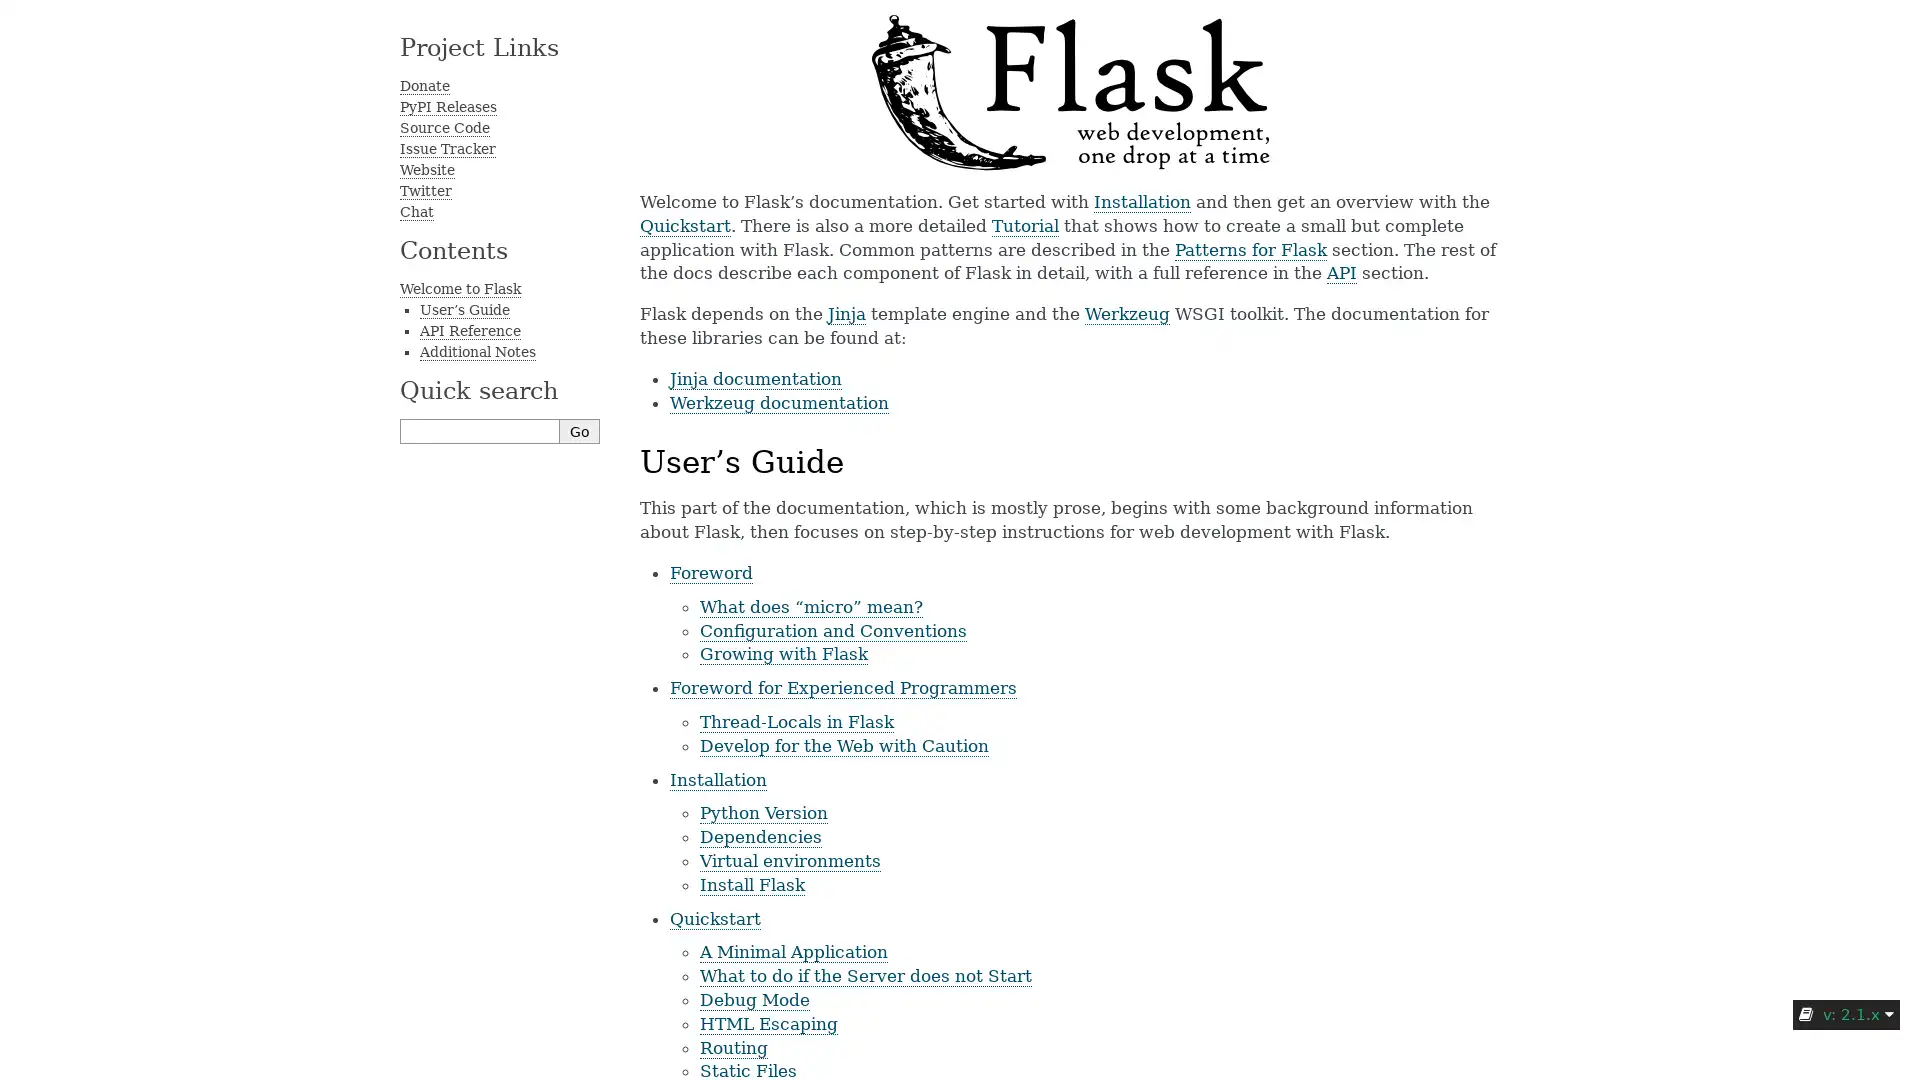  Describe the element at coordinates (579, 430) in the screenshot. I see `Go` at that location.